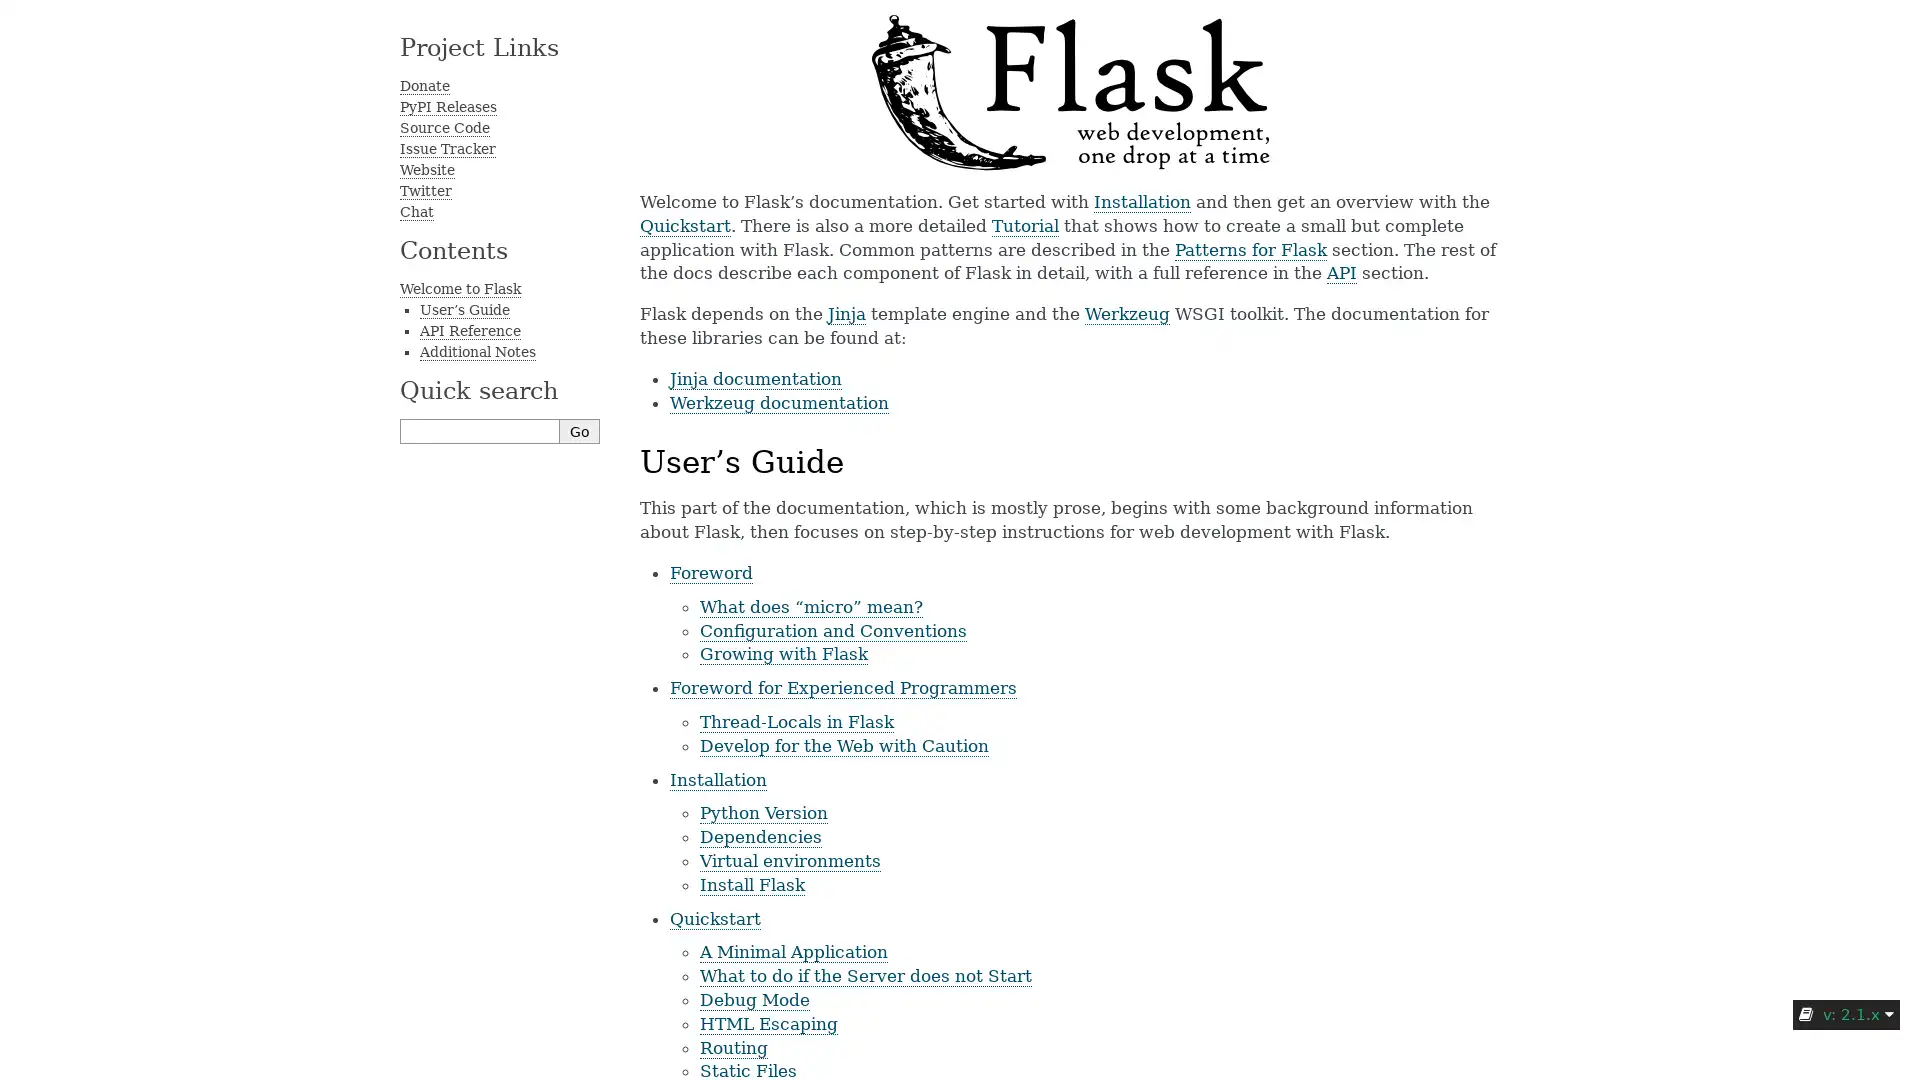  Describe the element at coordinates (579, 430) in the screenshot. I see `Go` at that location.